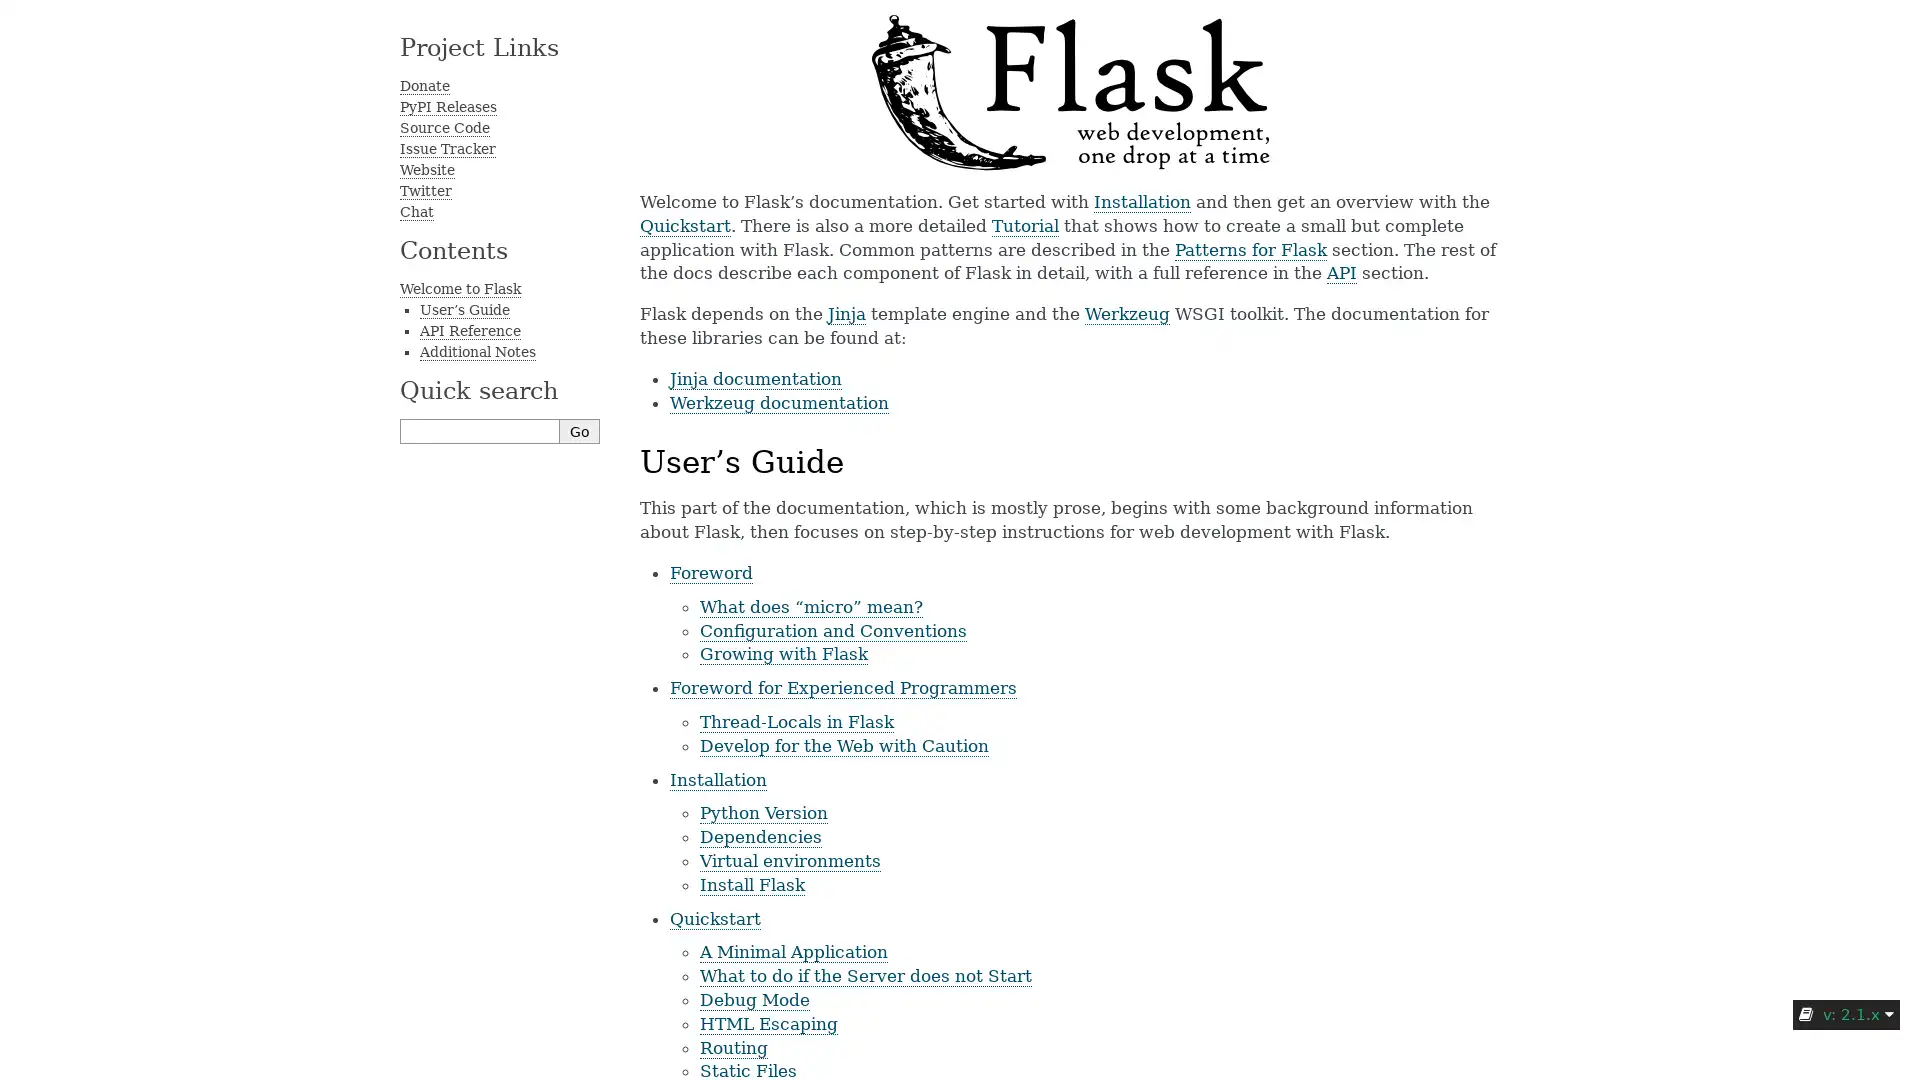  Describe the element at coordinates (579, 430) in the screenshot. I see `Go` at that location.